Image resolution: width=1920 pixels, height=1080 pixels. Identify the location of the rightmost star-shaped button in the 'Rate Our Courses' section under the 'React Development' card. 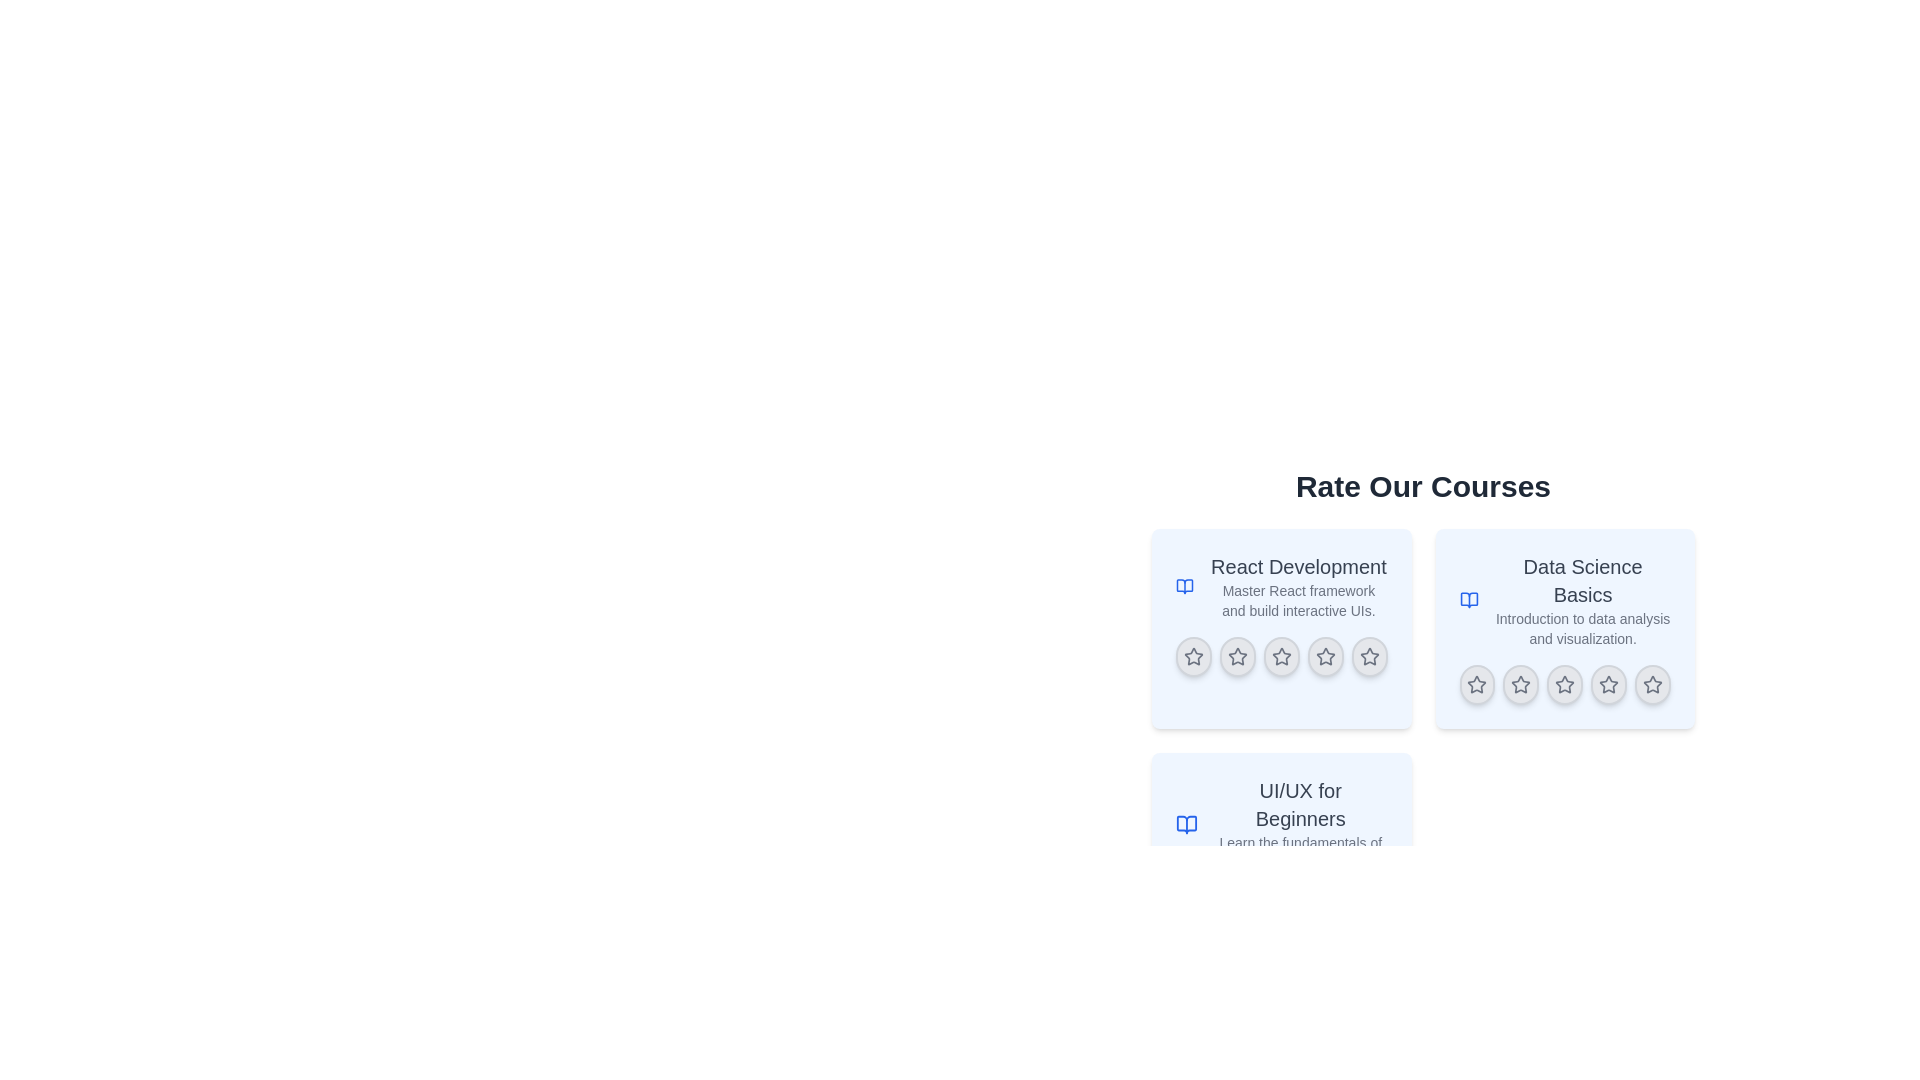
(1325, 656).